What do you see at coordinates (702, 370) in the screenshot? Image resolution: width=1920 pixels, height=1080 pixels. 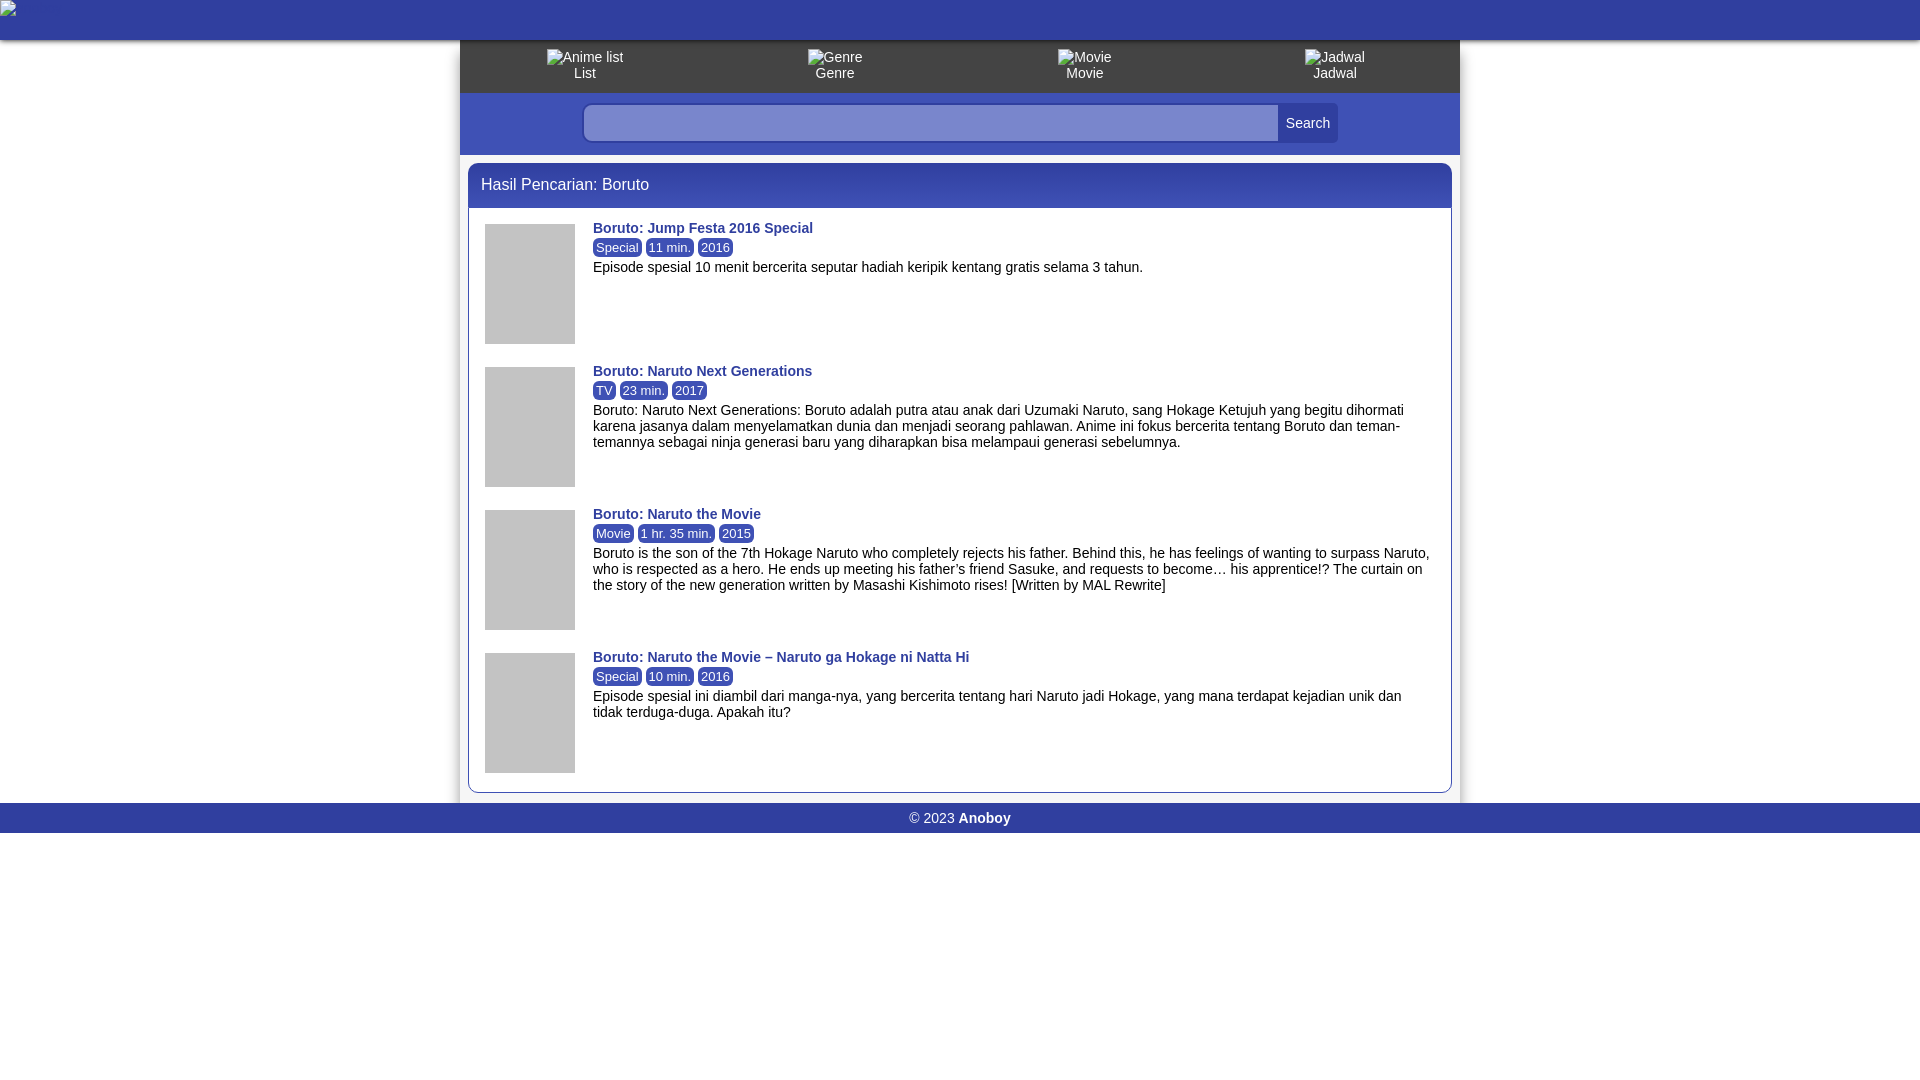 I see `'Boruto: Naruto Next Generations'` at bounding box center [702, 370].